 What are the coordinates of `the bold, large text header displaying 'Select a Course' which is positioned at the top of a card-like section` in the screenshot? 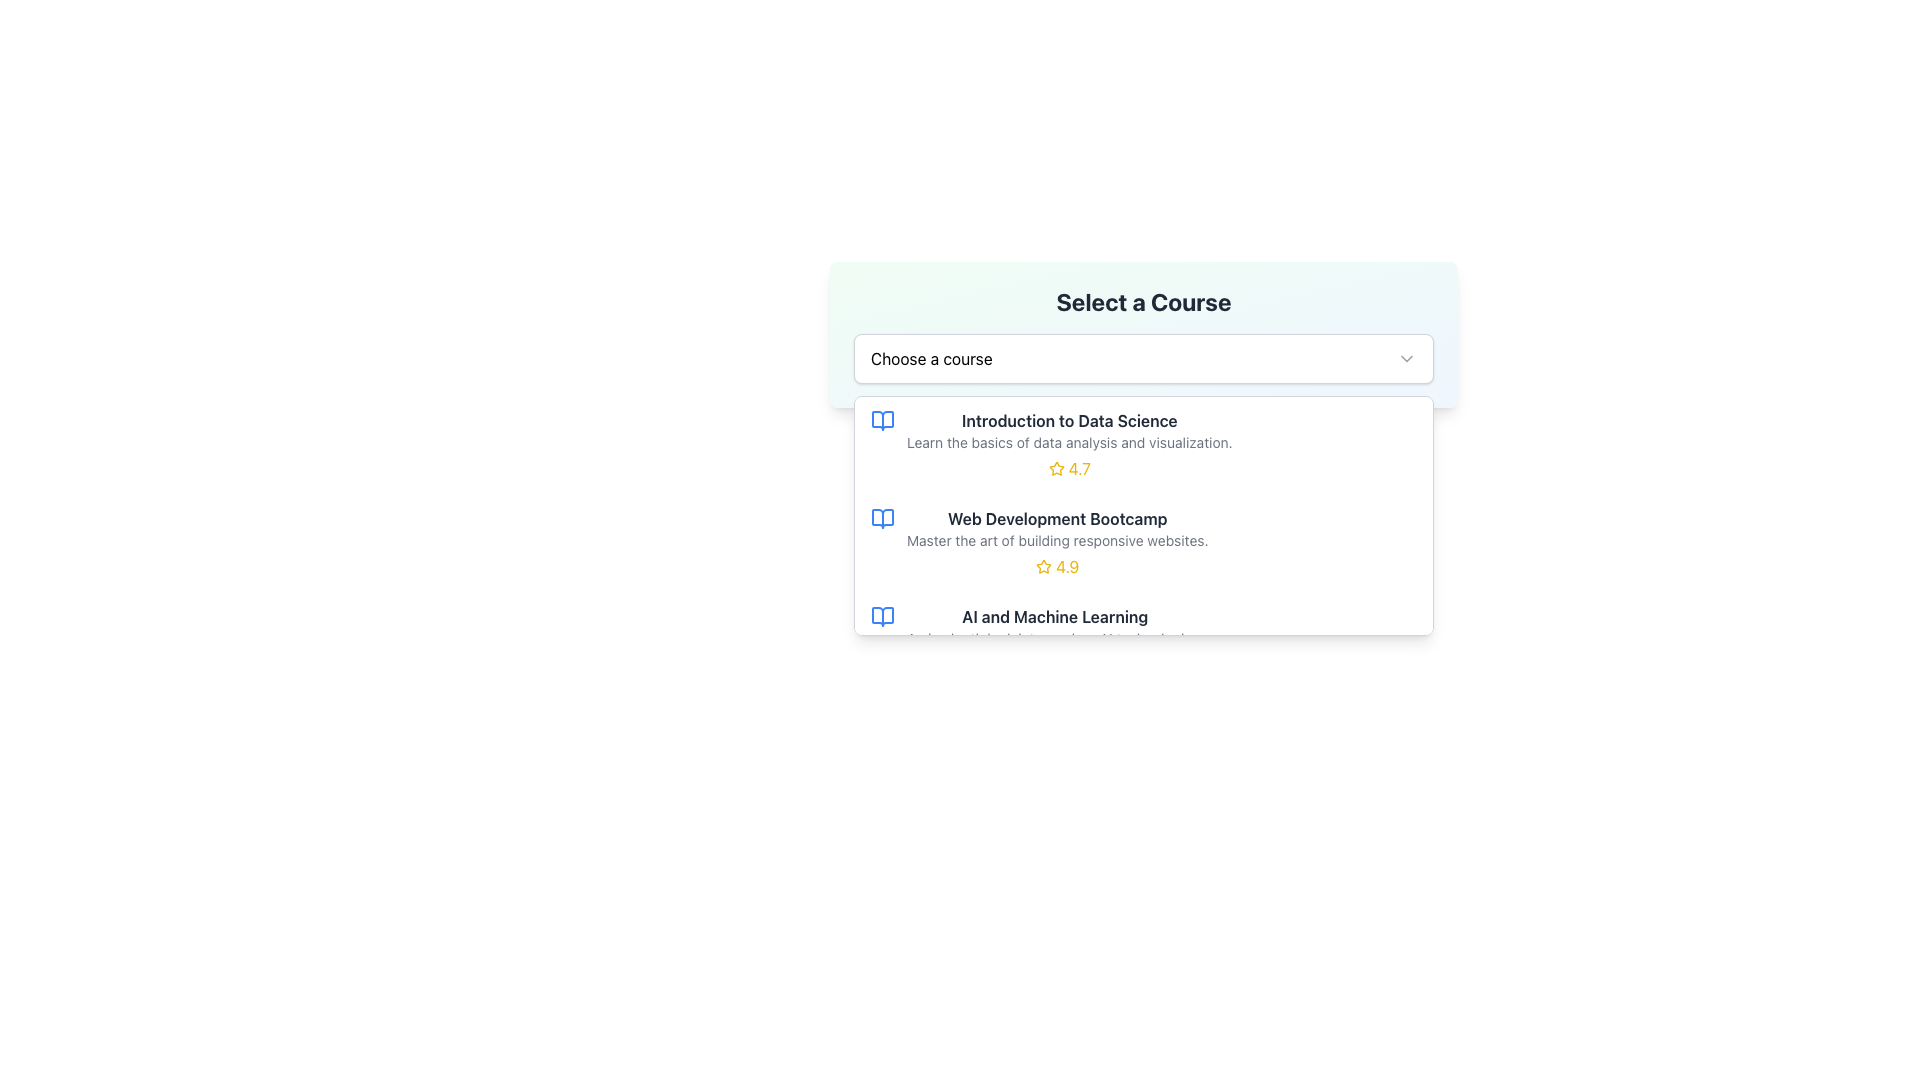 It's located at (1143, 301).